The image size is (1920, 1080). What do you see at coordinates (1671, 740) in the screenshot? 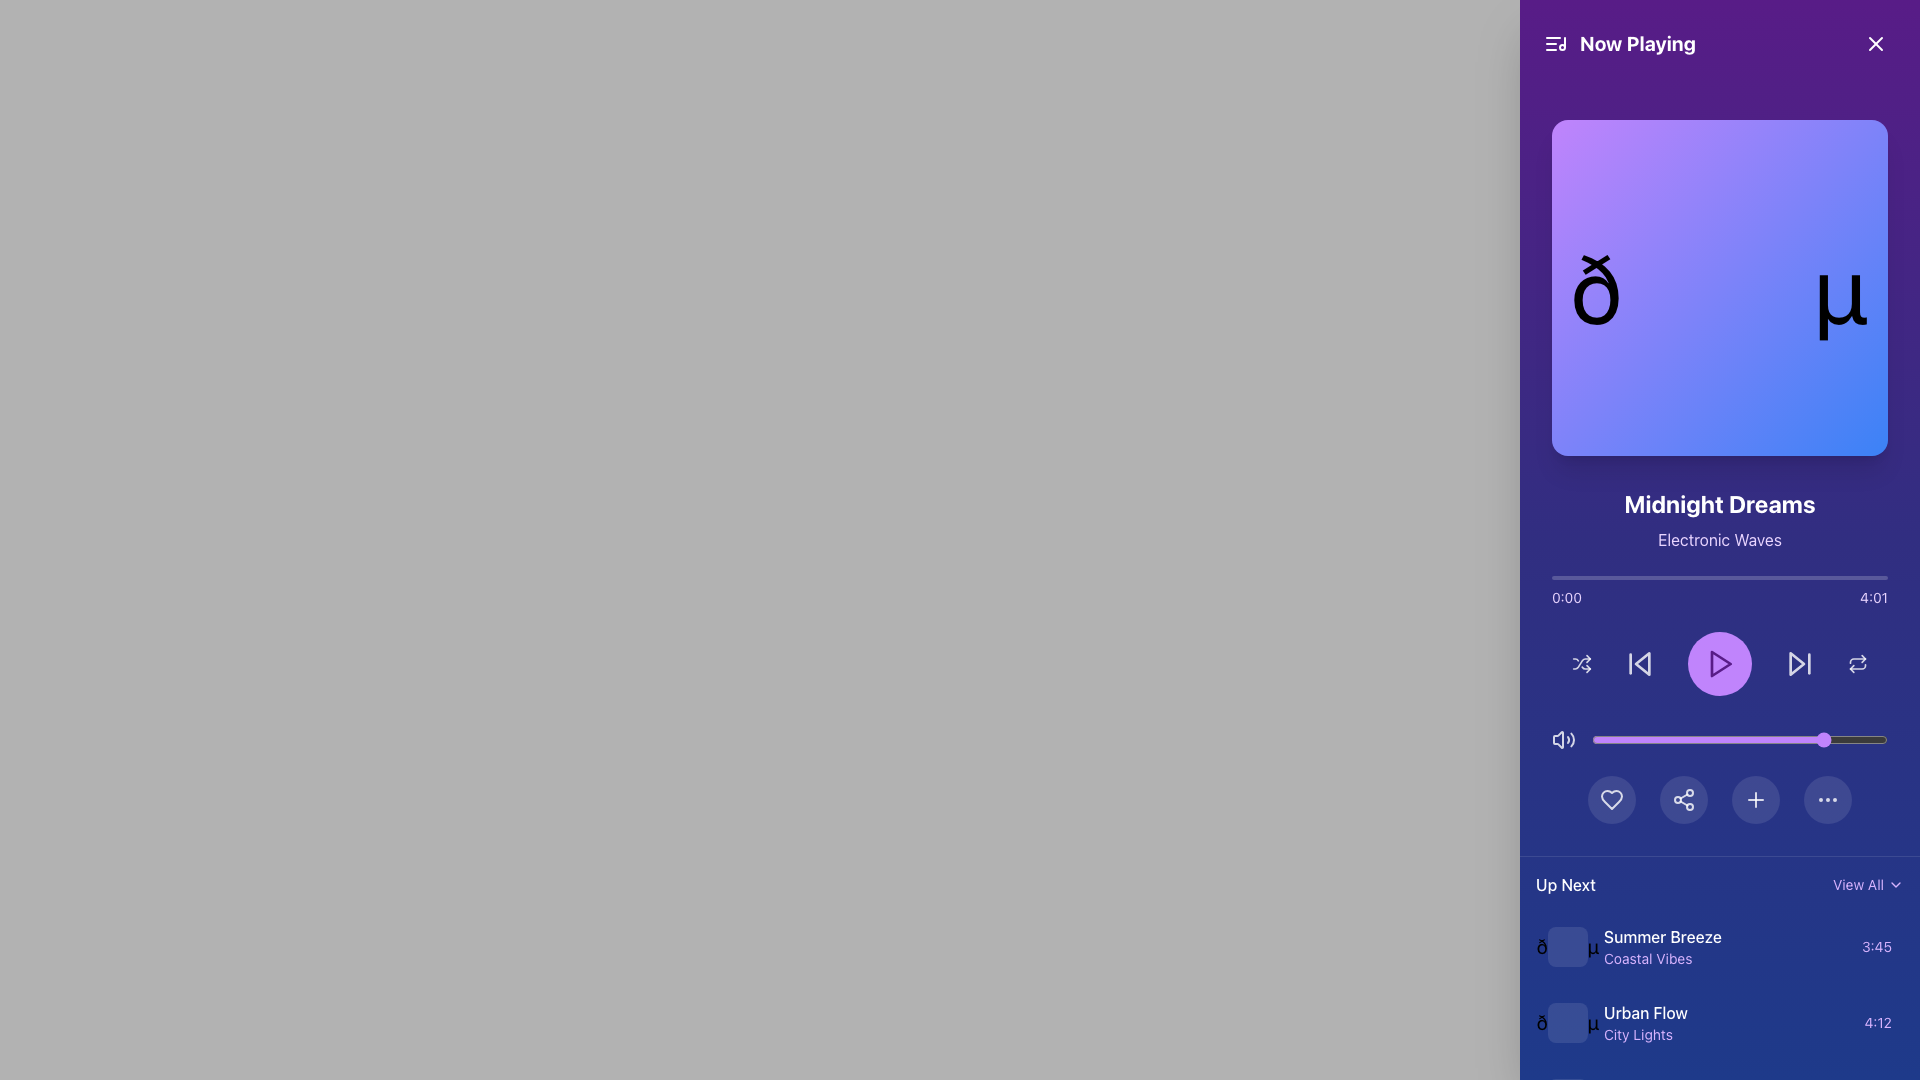
I see `slider value` at bounding box center [1671, 740].